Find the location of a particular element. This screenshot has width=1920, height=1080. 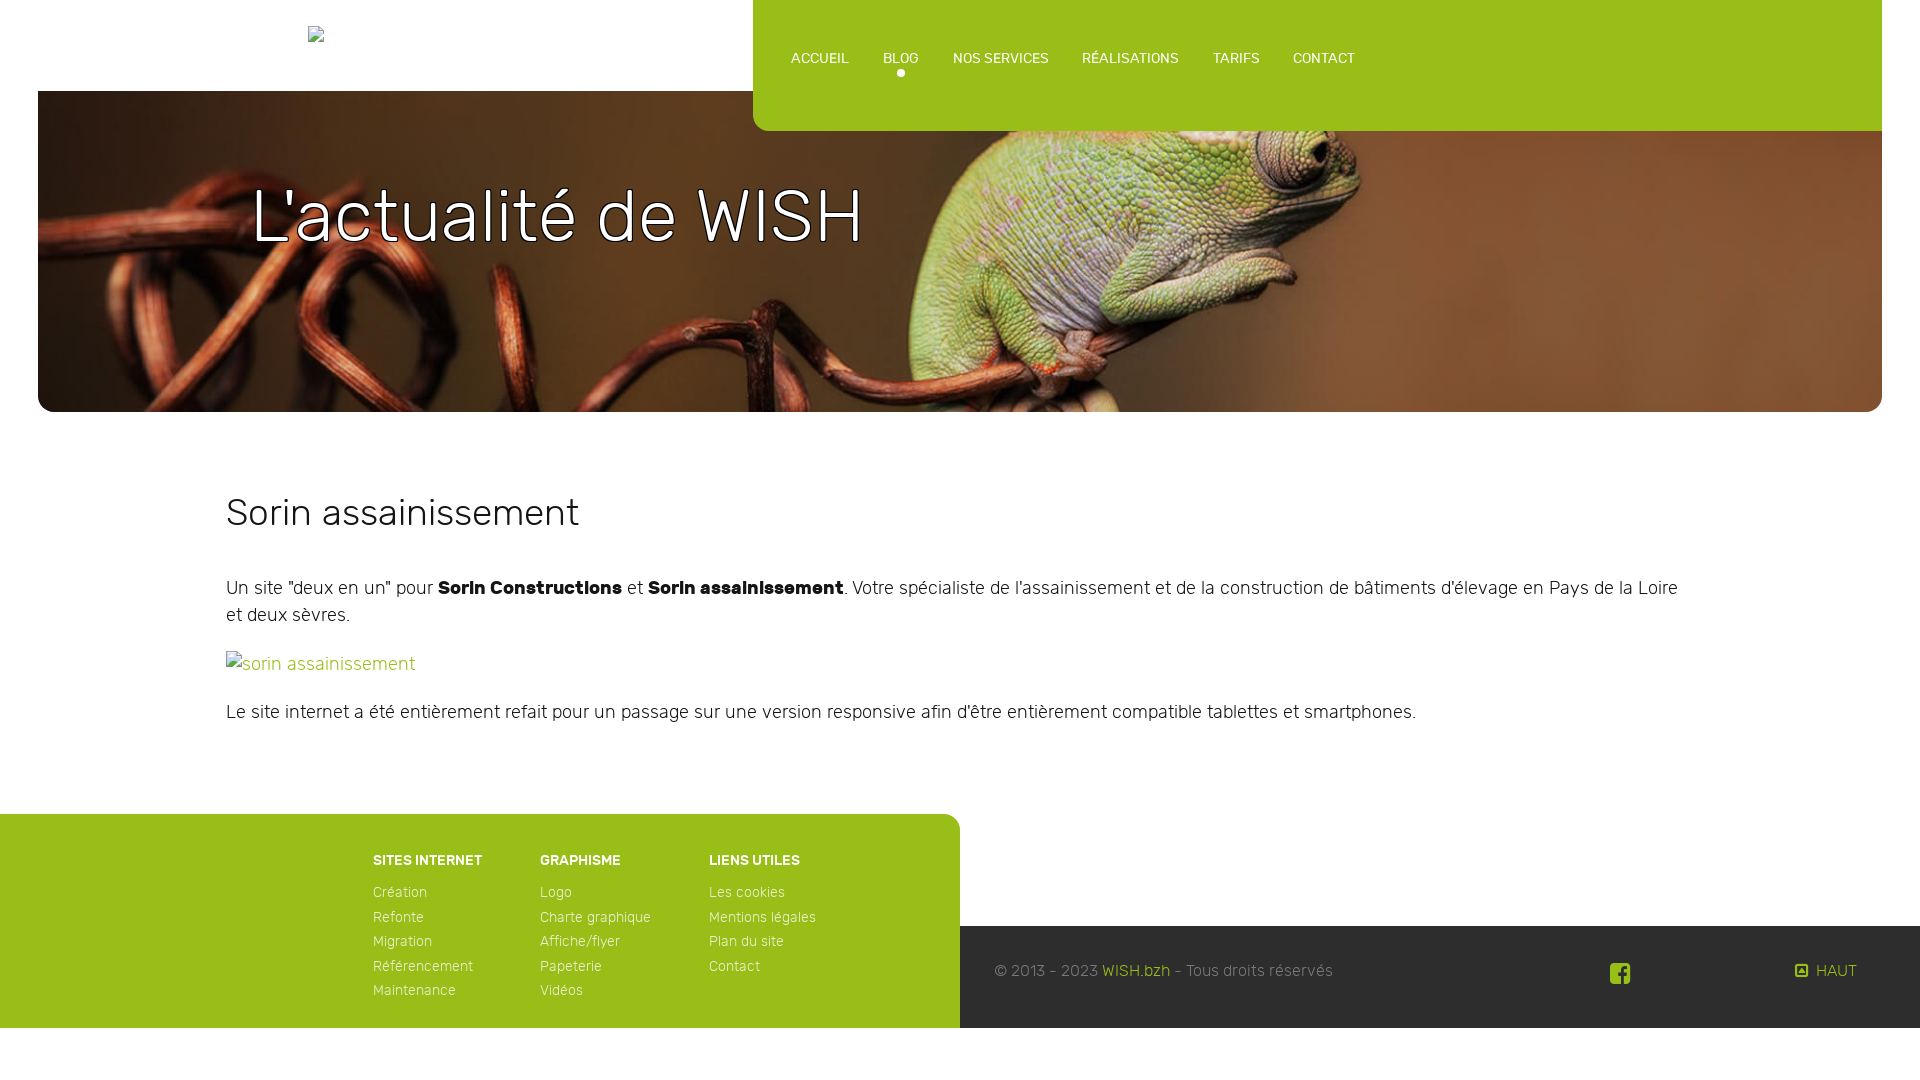

'WISH.bzh' is located at coordinates (1136, 970).